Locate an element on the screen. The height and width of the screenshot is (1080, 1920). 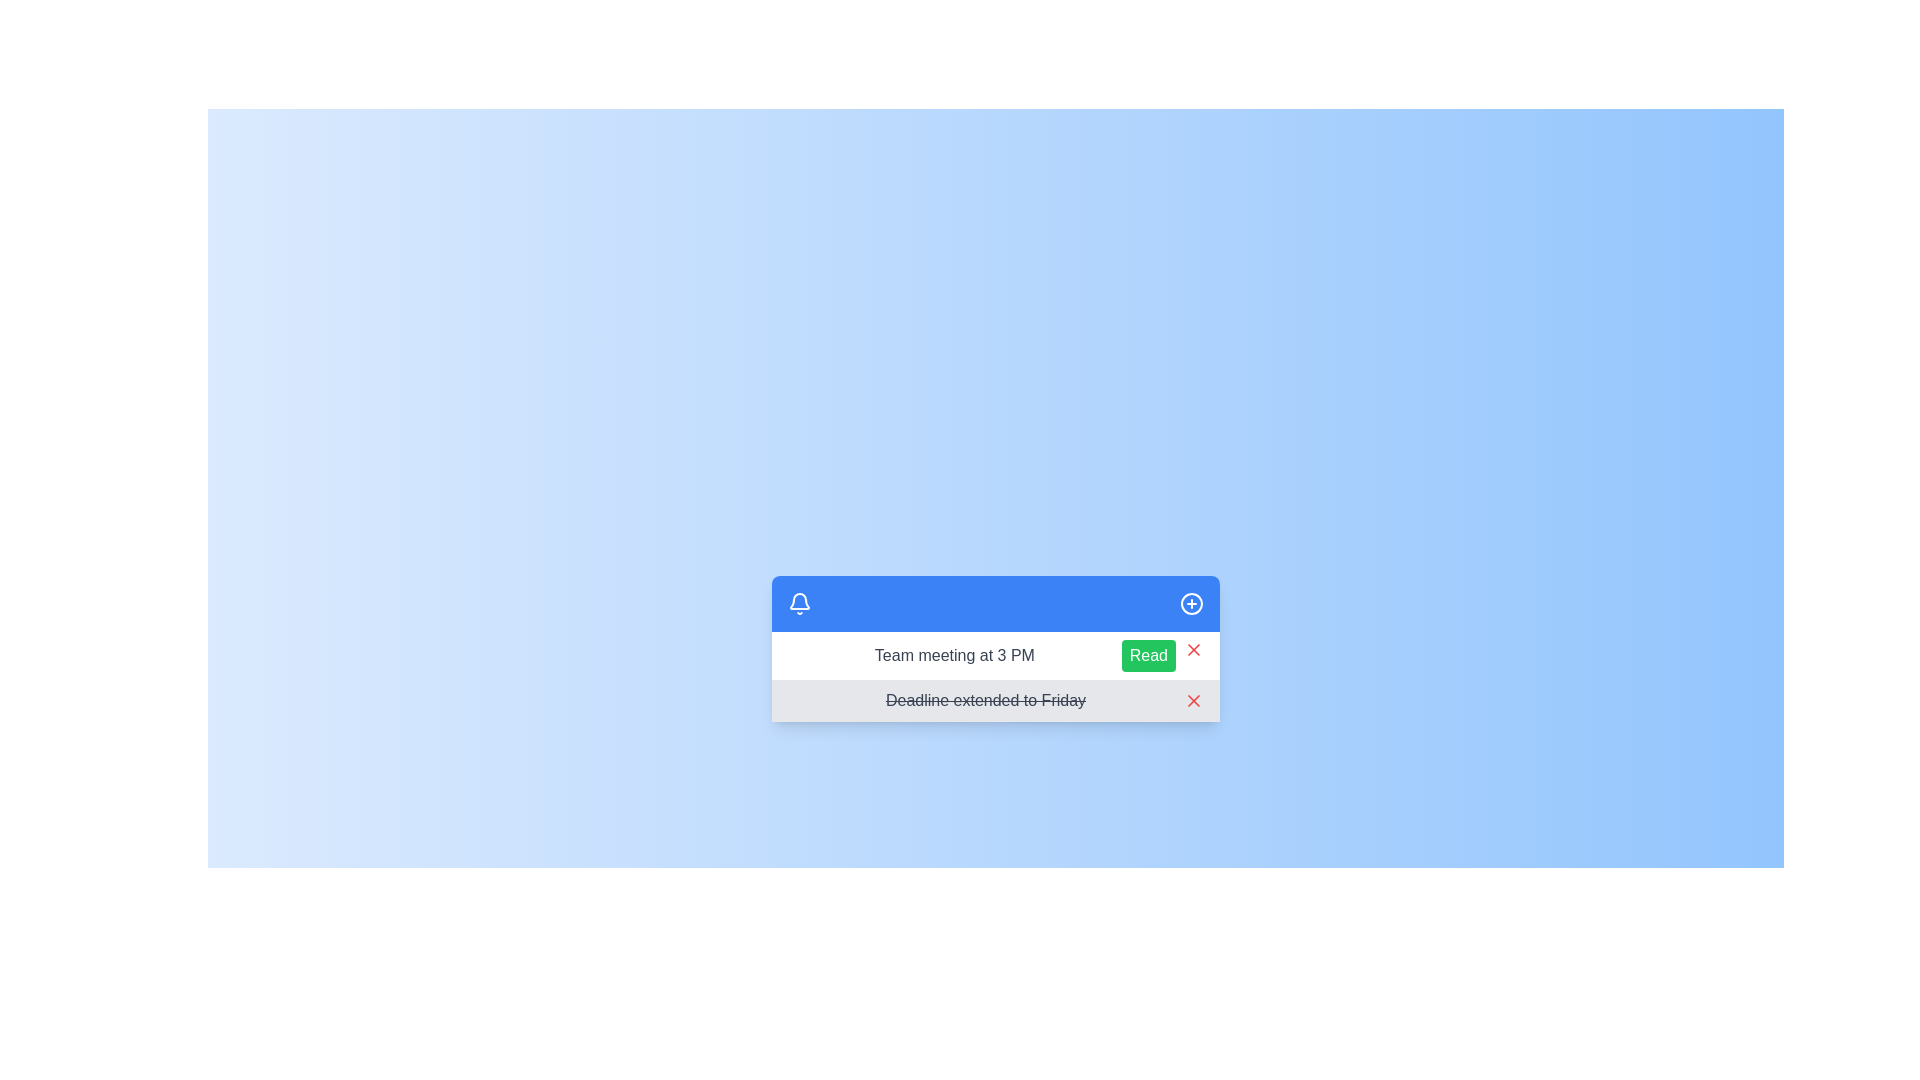
the lower section of the bell icon is located at coordinates (800, 600).